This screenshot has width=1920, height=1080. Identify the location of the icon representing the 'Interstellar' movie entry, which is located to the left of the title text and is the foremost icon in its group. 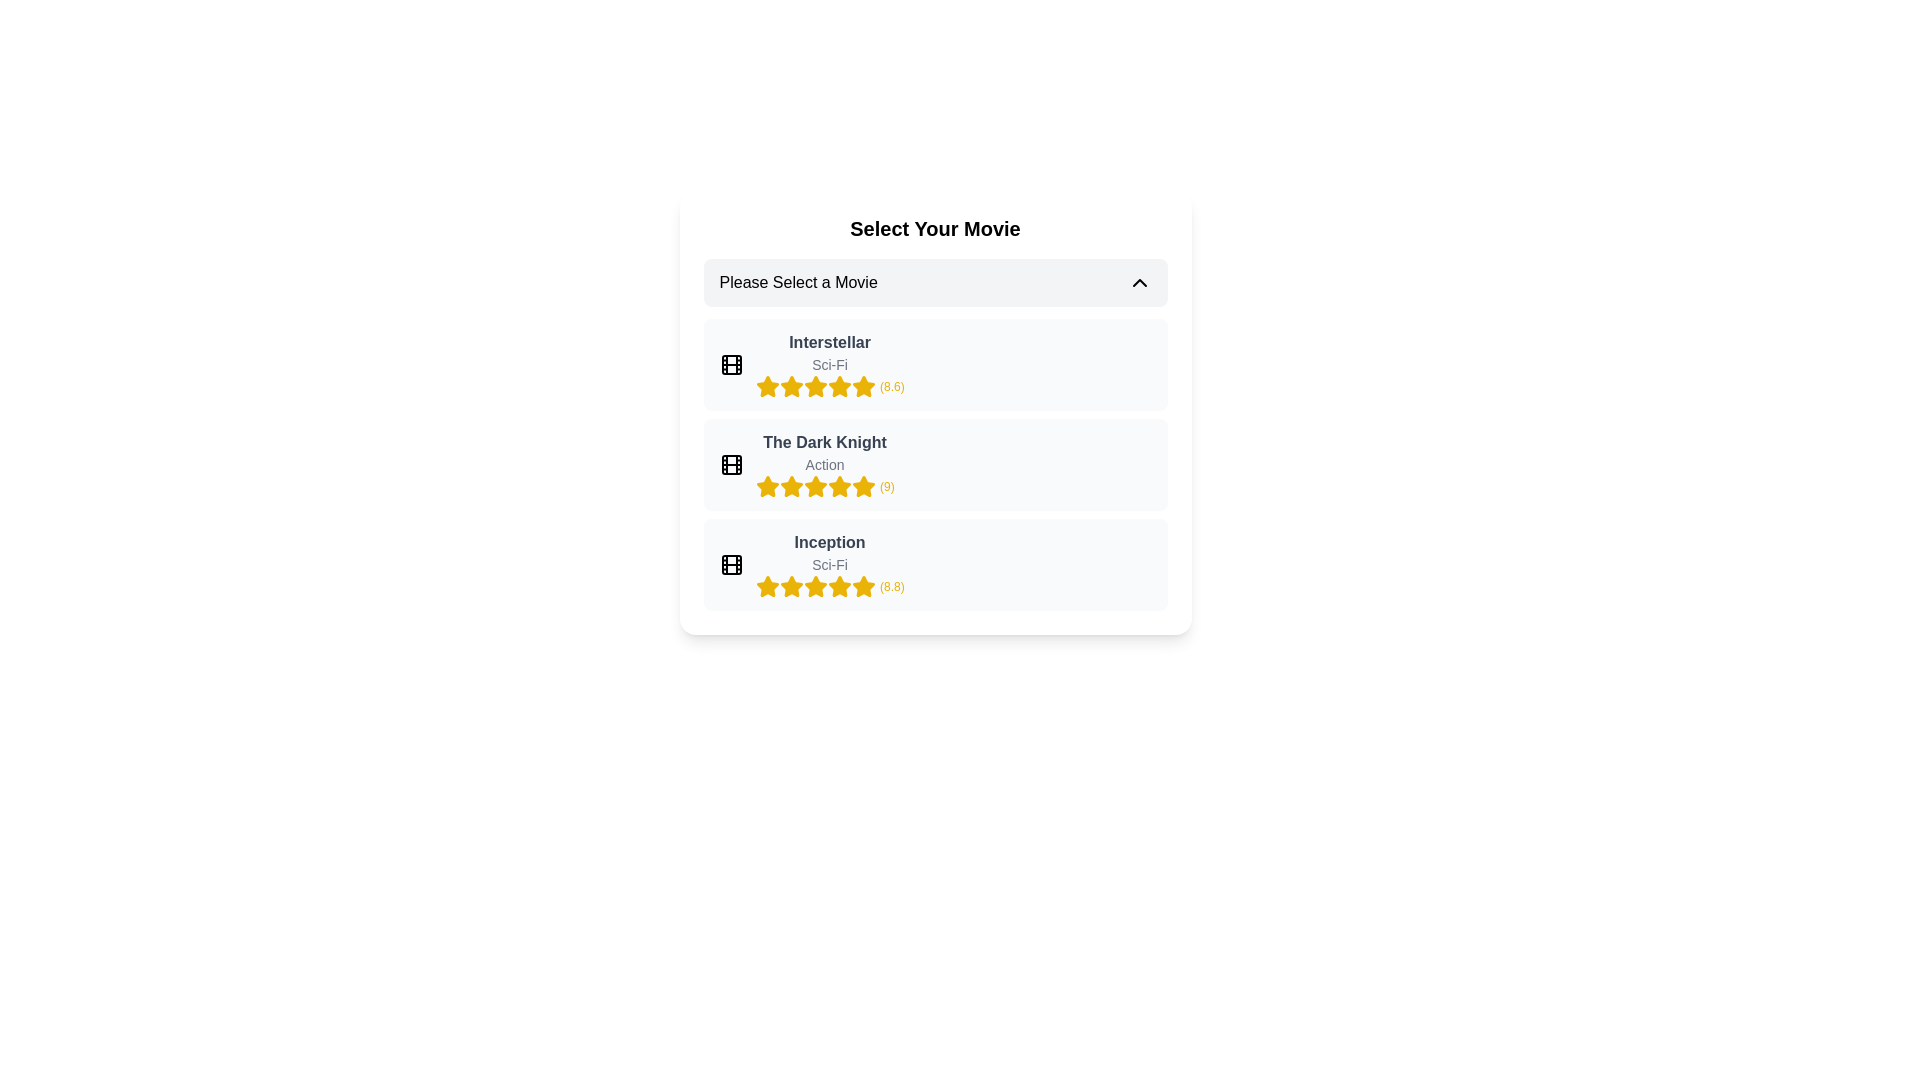
(730, 365).